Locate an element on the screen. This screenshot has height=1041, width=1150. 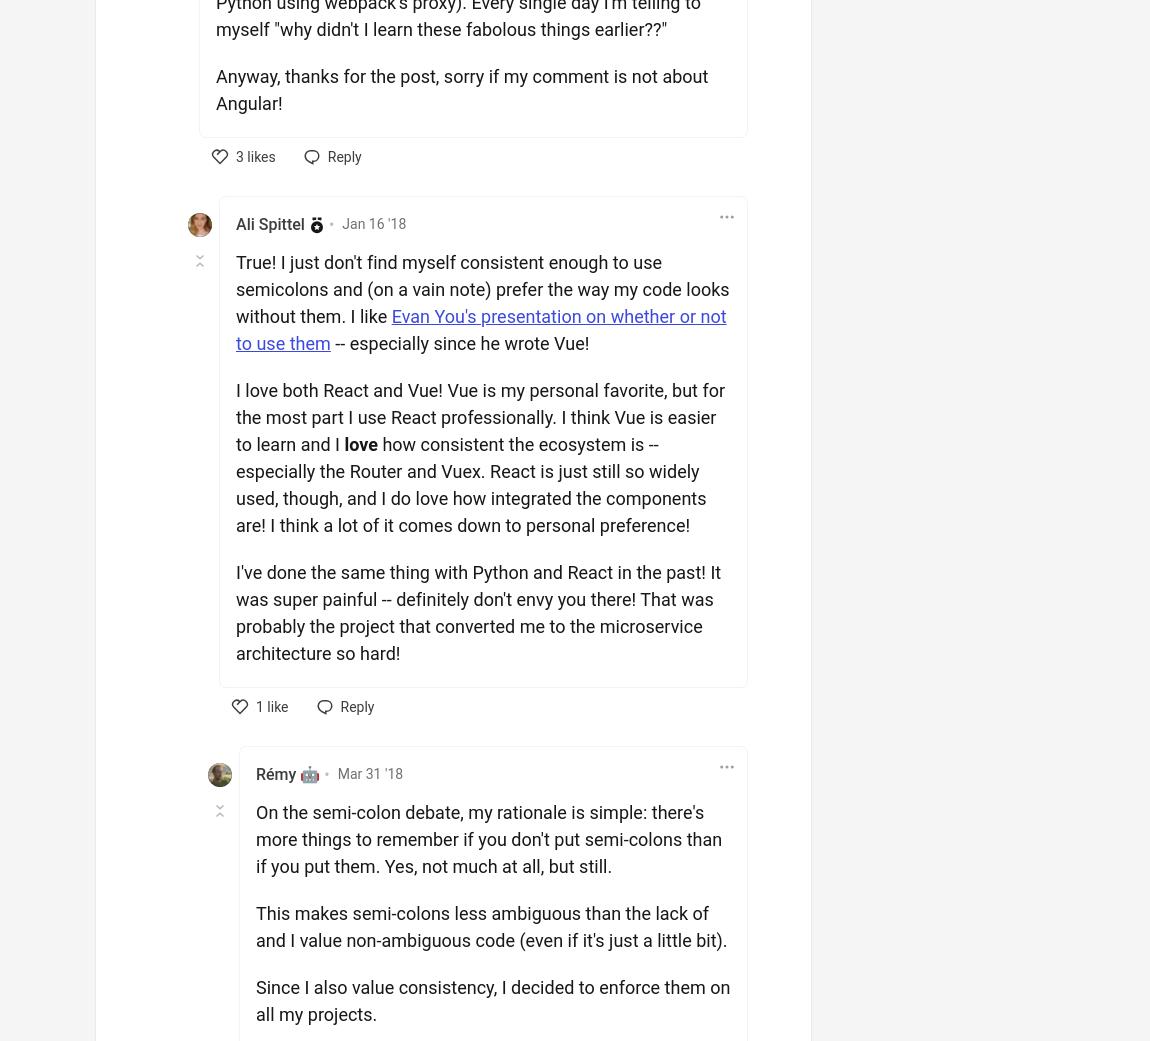
'On the semi-colon debate, my rationale is simple: there's more things to remember if you don't put semi-colons than if you put them. Yes, not much at all, but still.' is located at coordinates (488, 837).